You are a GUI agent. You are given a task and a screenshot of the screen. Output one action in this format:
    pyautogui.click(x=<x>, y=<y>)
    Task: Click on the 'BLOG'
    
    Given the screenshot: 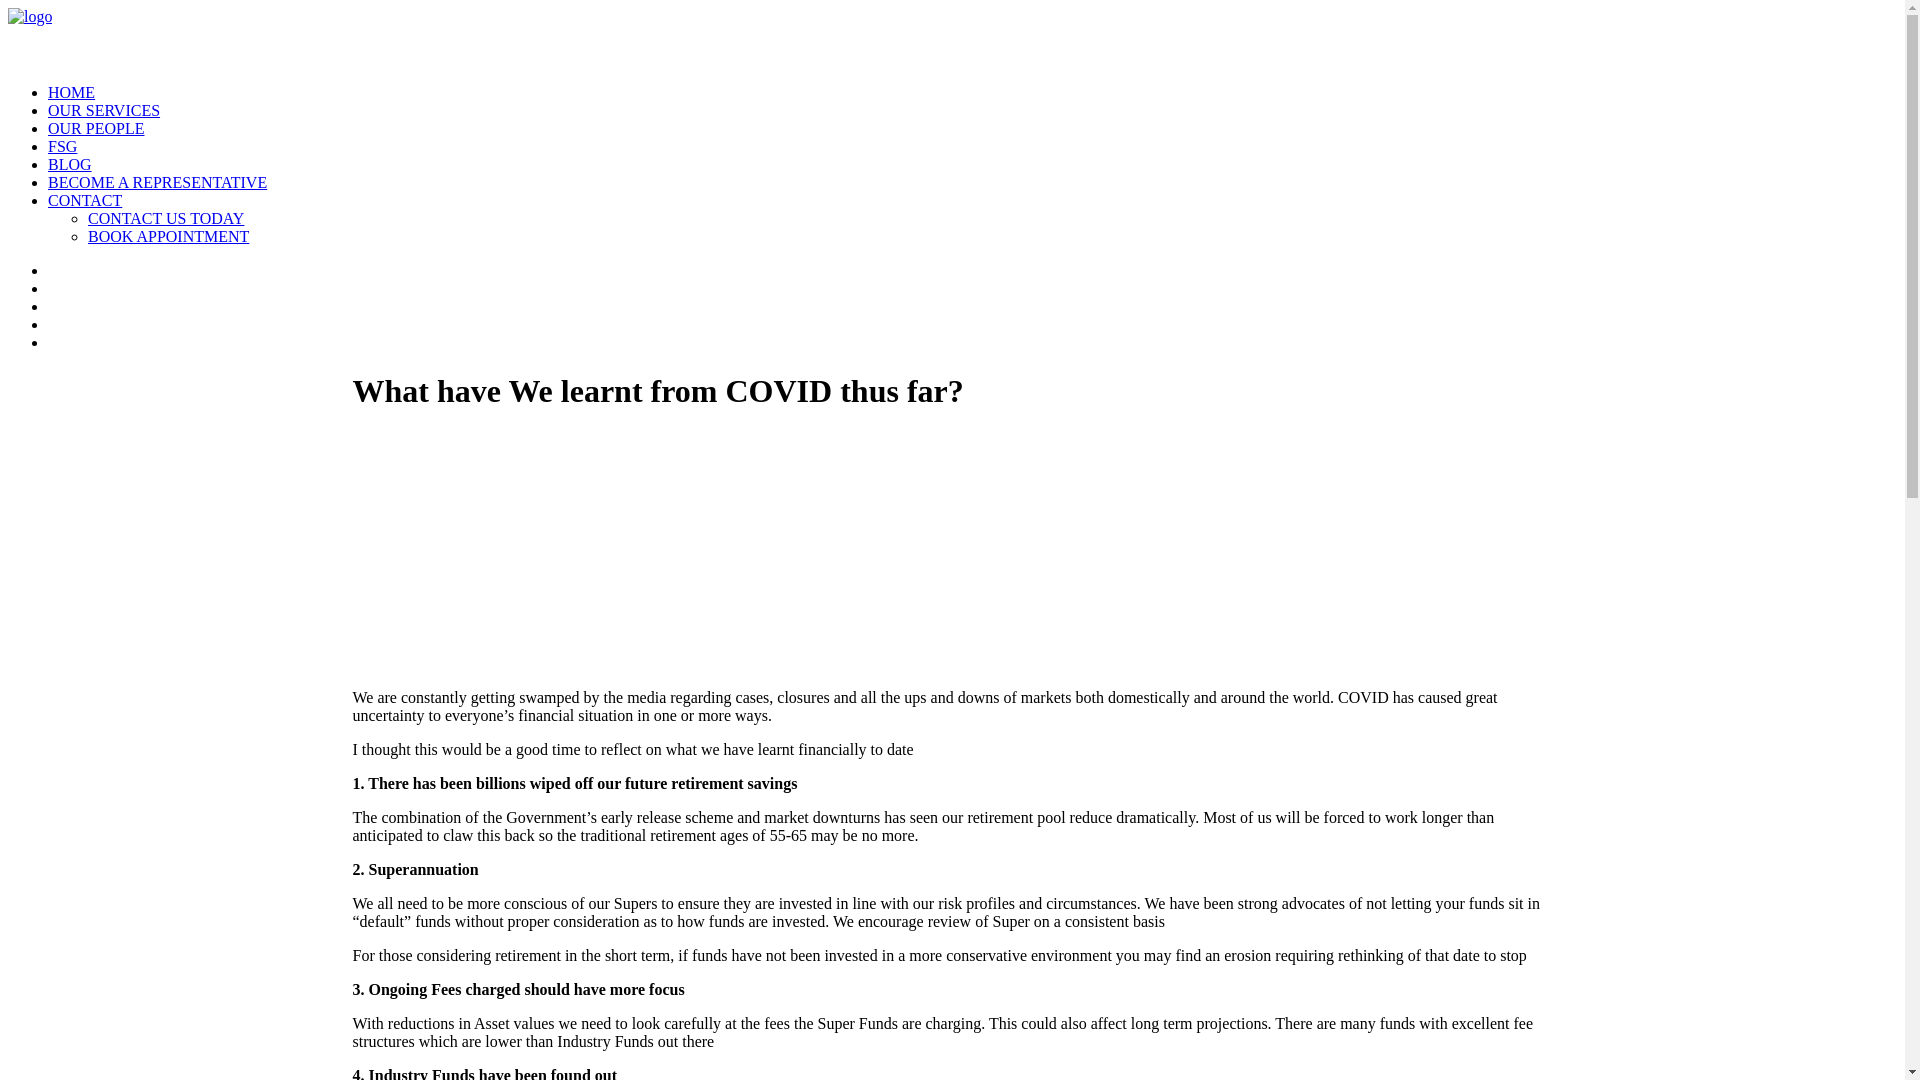 What is the action you would take?
    pyautogui.click(x=70, y=163)
    